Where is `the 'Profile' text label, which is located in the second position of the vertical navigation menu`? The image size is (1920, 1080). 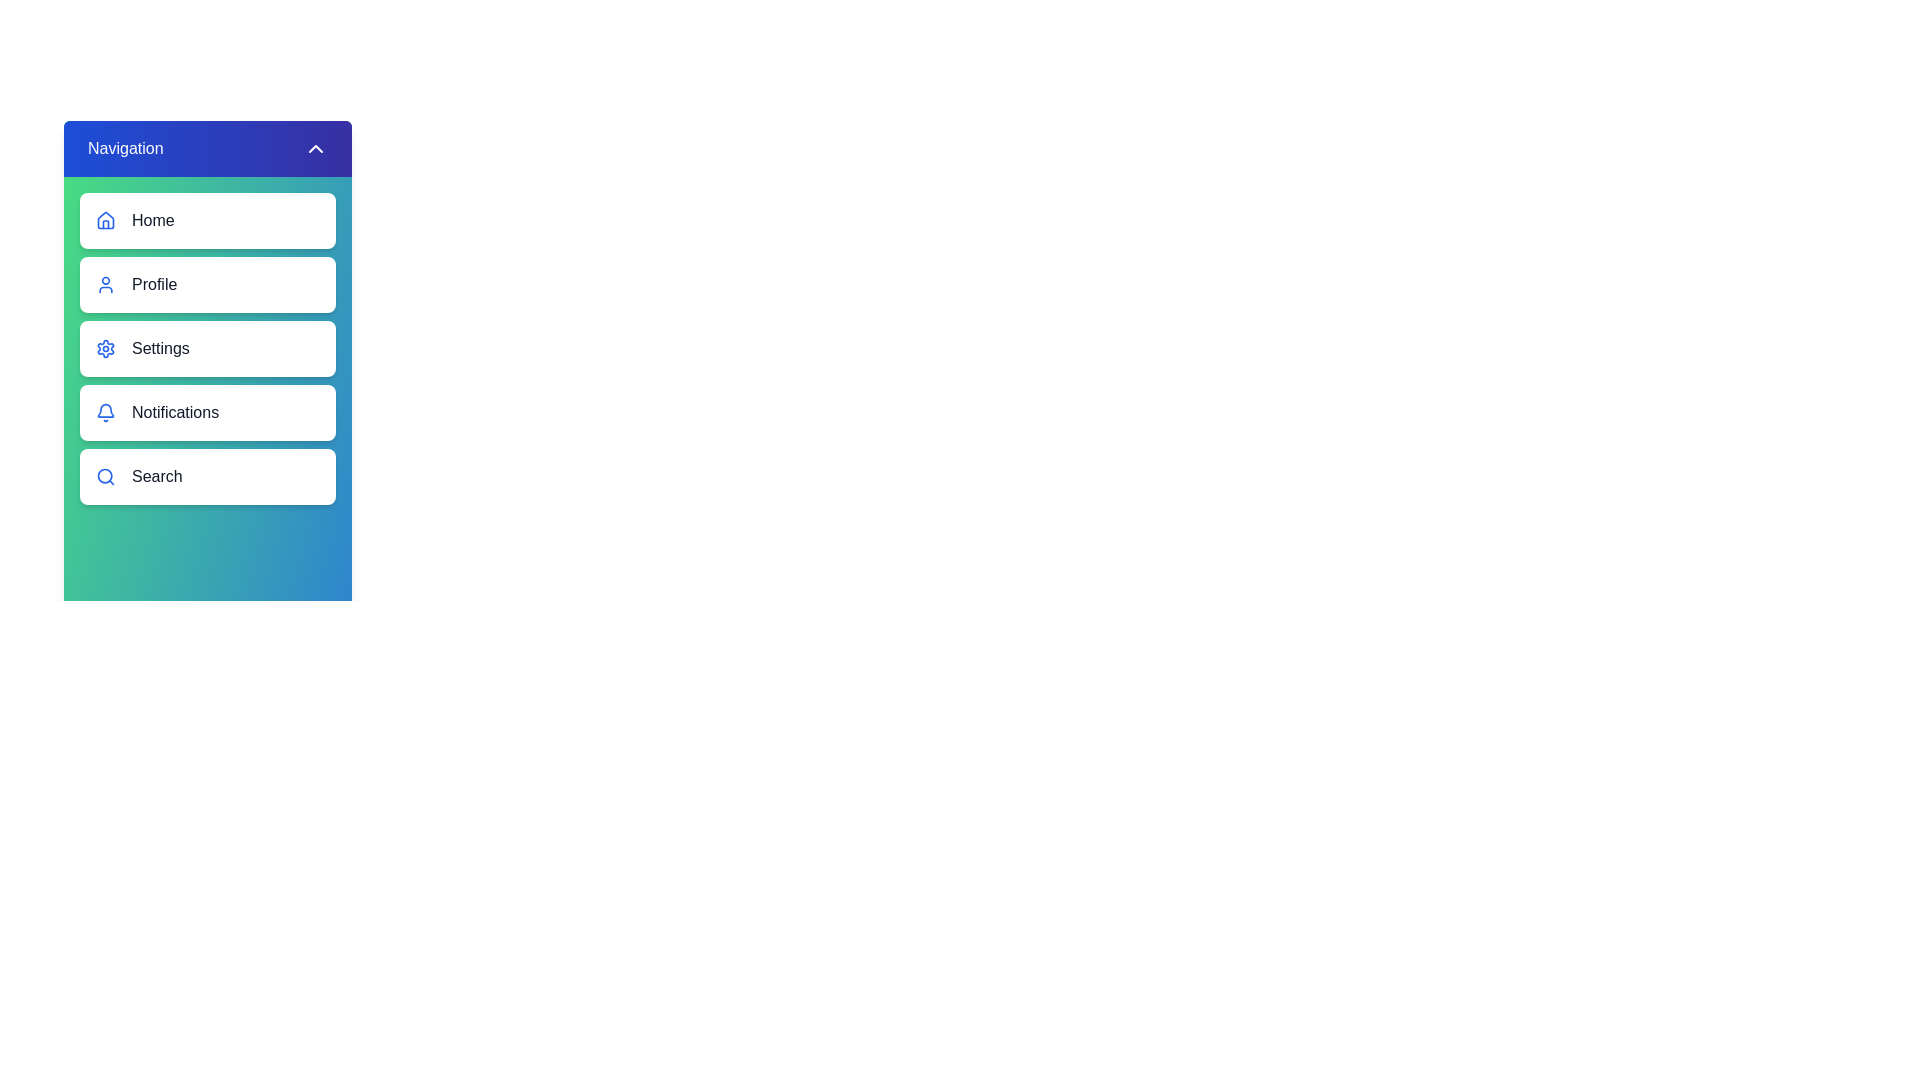 the 'Profile' text label, which is located in the second position of the vertical navigation menu is located at coordinates (153, 285).